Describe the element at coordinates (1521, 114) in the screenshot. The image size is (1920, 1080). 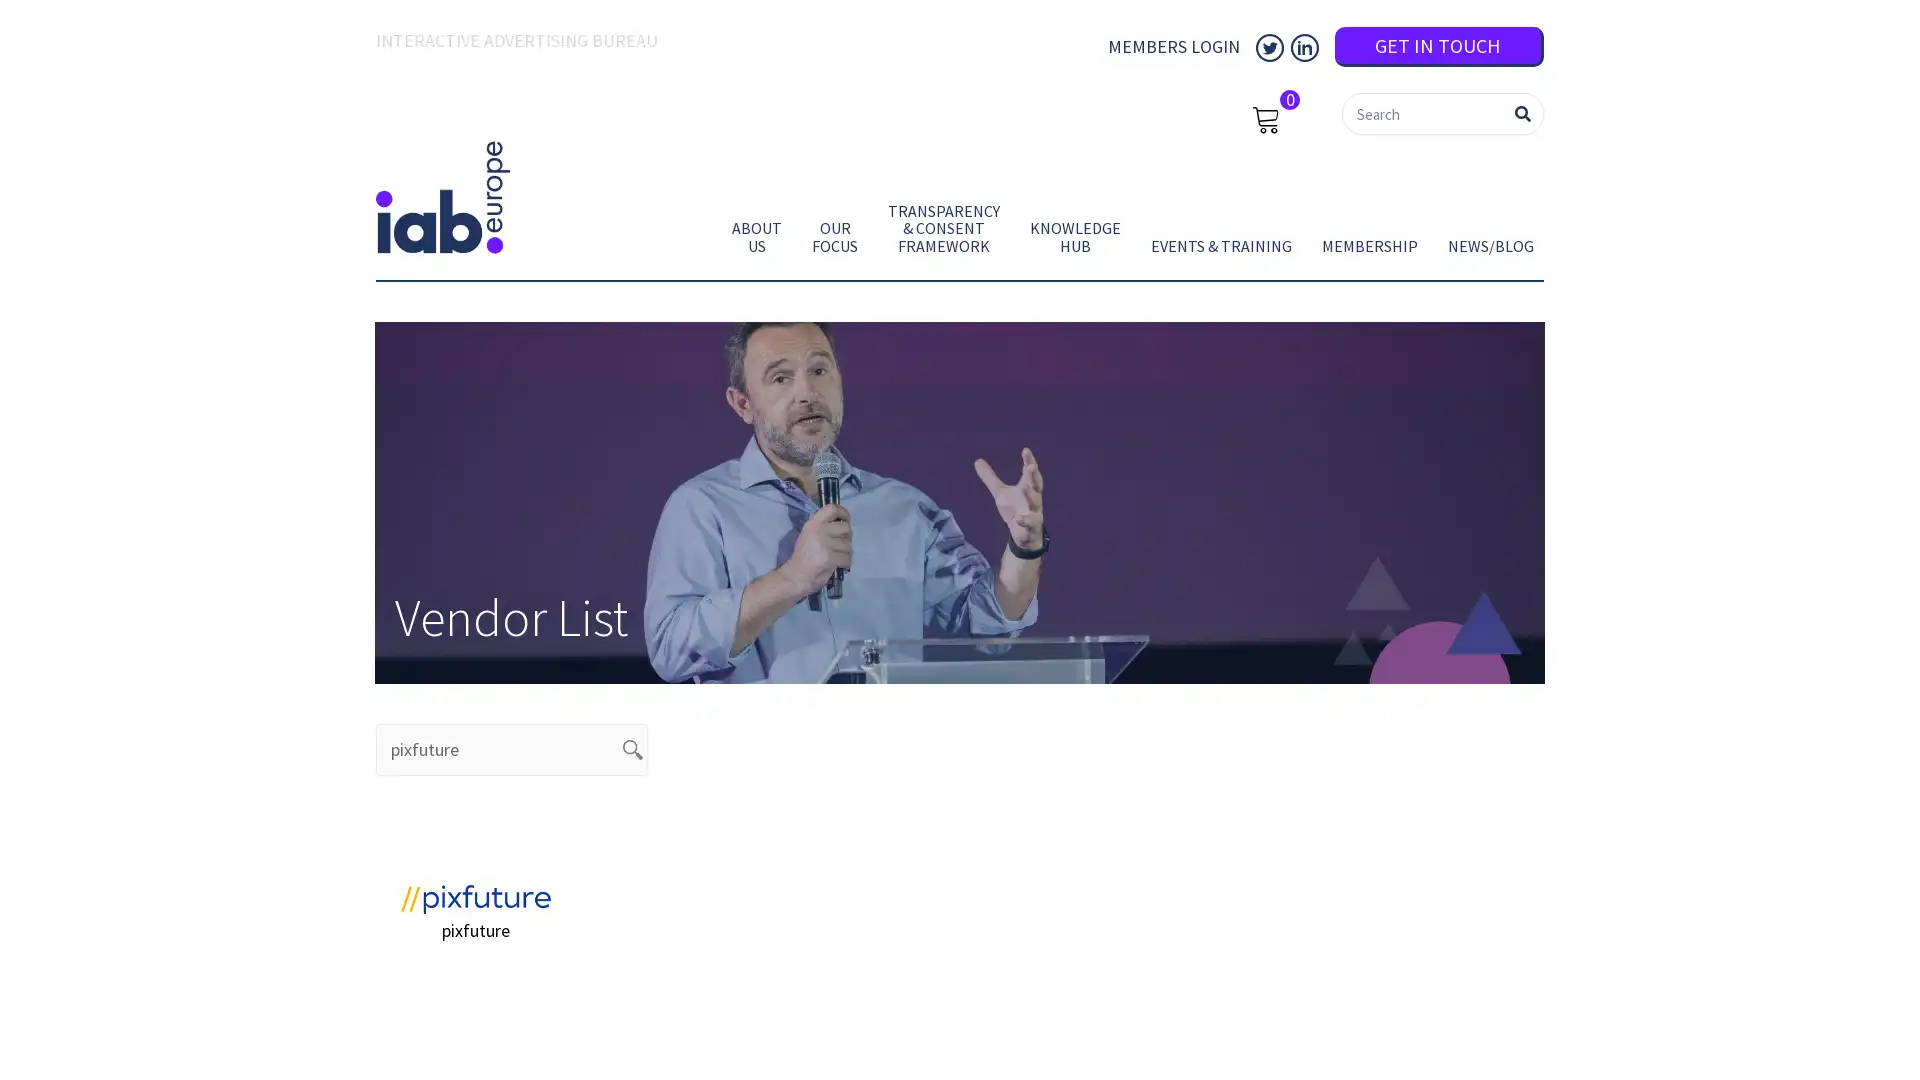
I see `Search` at that location.